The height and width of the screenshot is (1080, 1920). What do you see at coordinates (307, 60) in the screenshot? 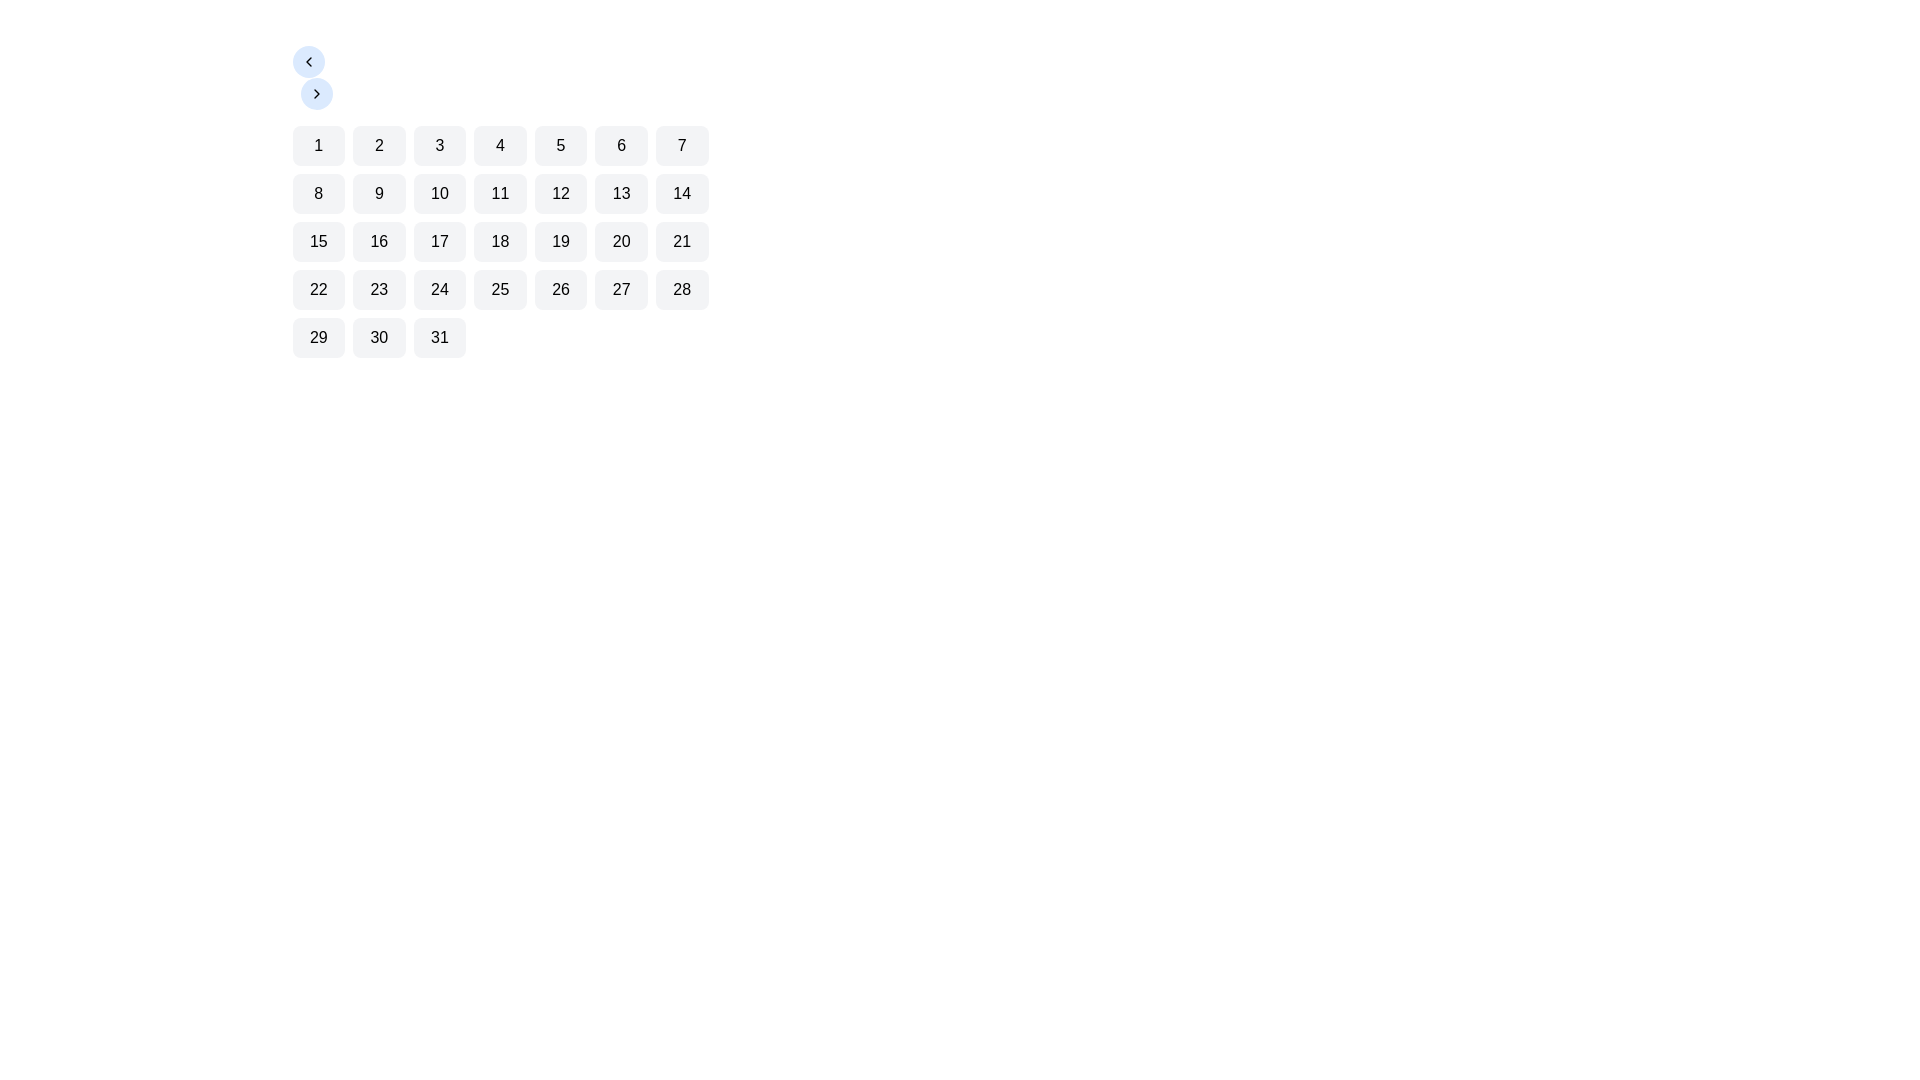
I see `the circular button with a light blue background and a black left-pointing chevron icon` at bounding box center [307, 60].